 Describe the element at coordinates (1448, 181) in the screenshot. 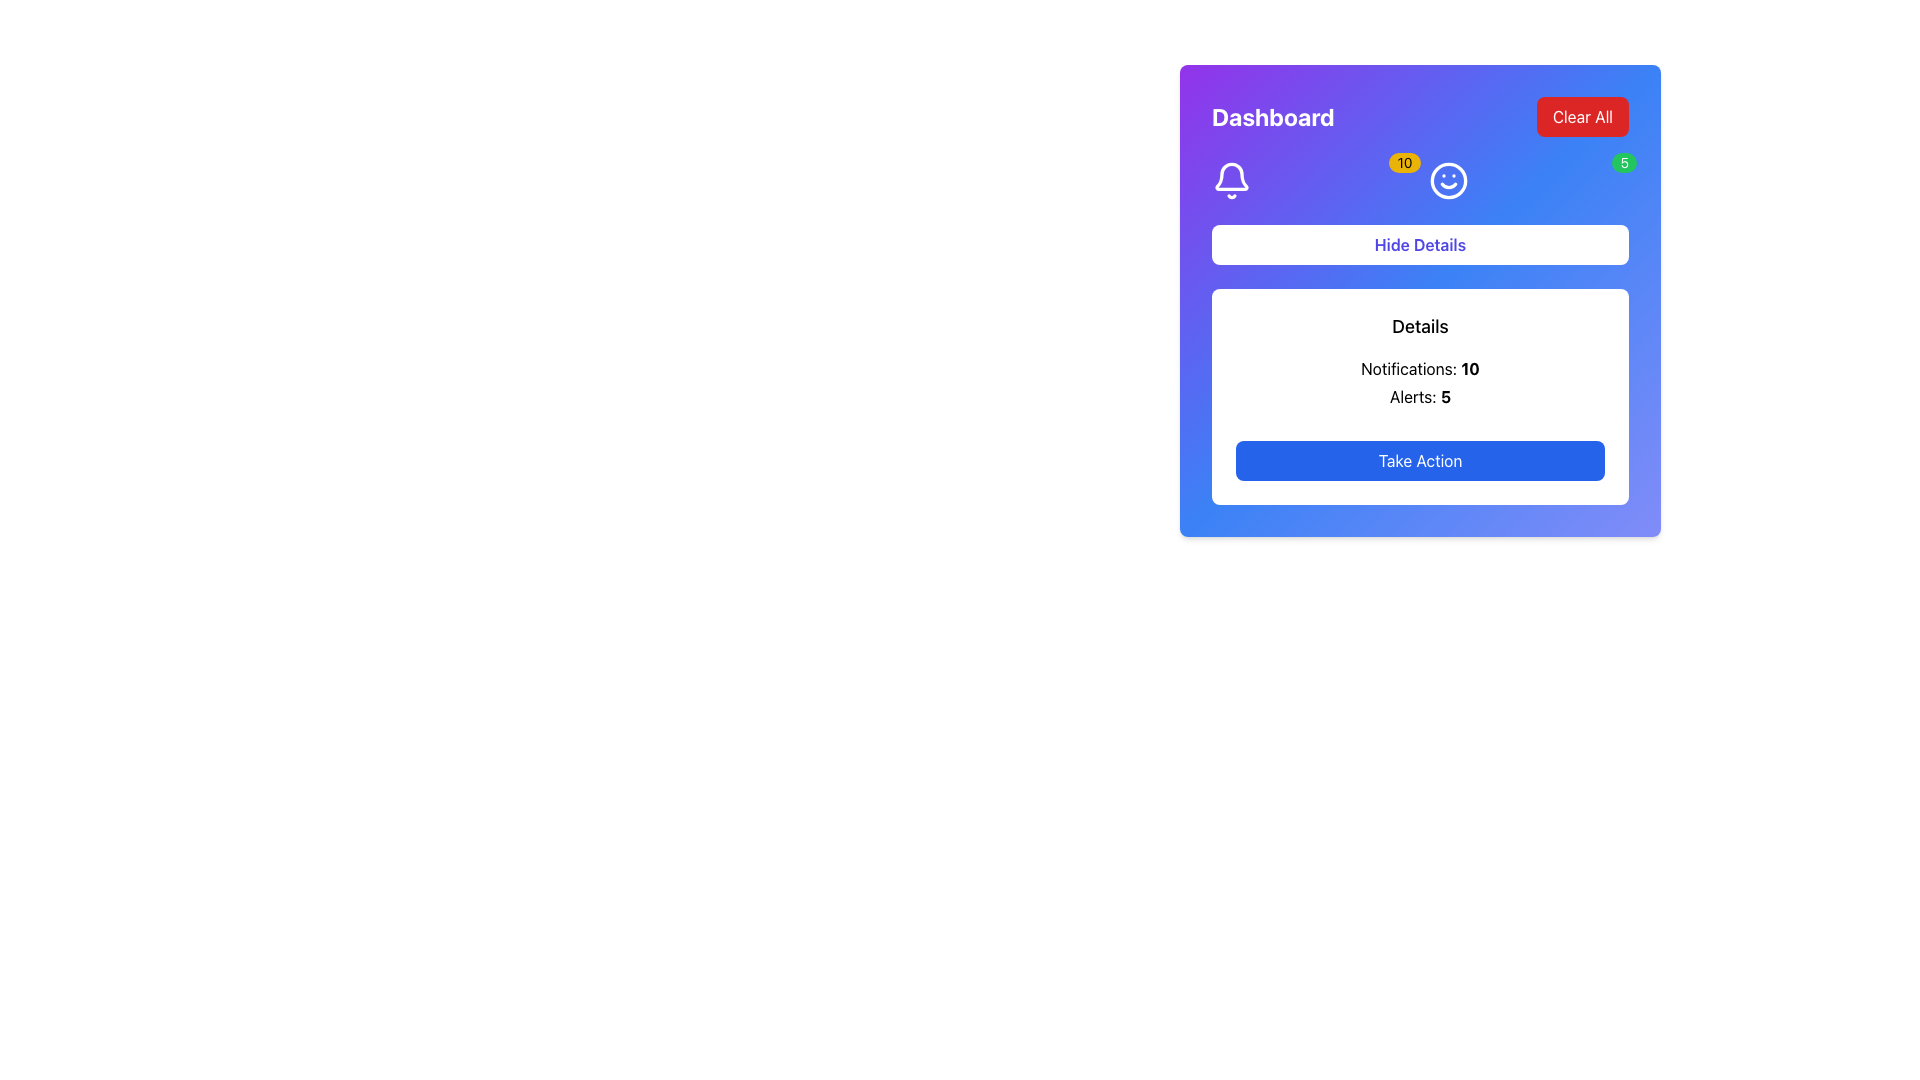

I see `the circular smiley face icon located in the top-right corner of the dashboard, near the 'Clear All' button and beneath a green indicator labeled '5'` at that location.